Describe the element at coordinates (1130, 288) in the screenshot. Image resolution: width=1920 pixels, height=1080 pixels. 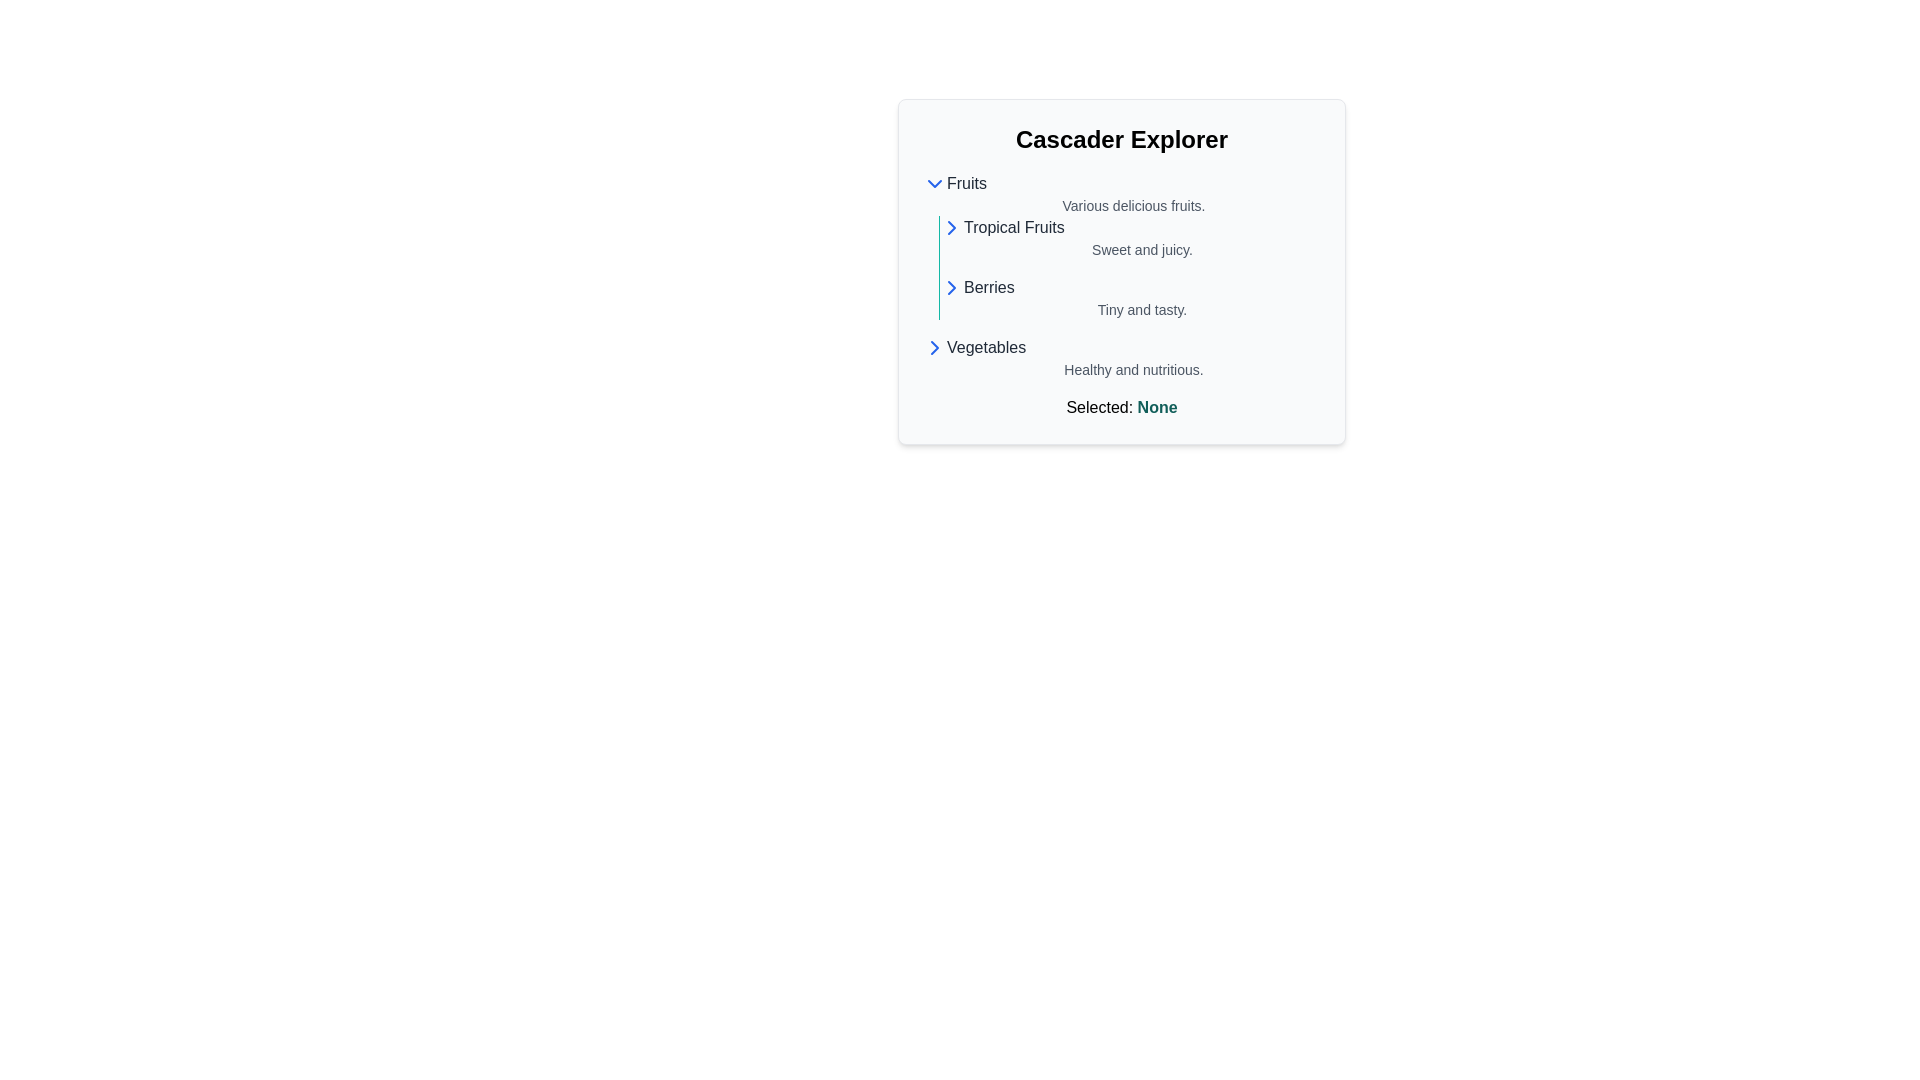
I see `the 'Berries' expandable menu item located` at that location.